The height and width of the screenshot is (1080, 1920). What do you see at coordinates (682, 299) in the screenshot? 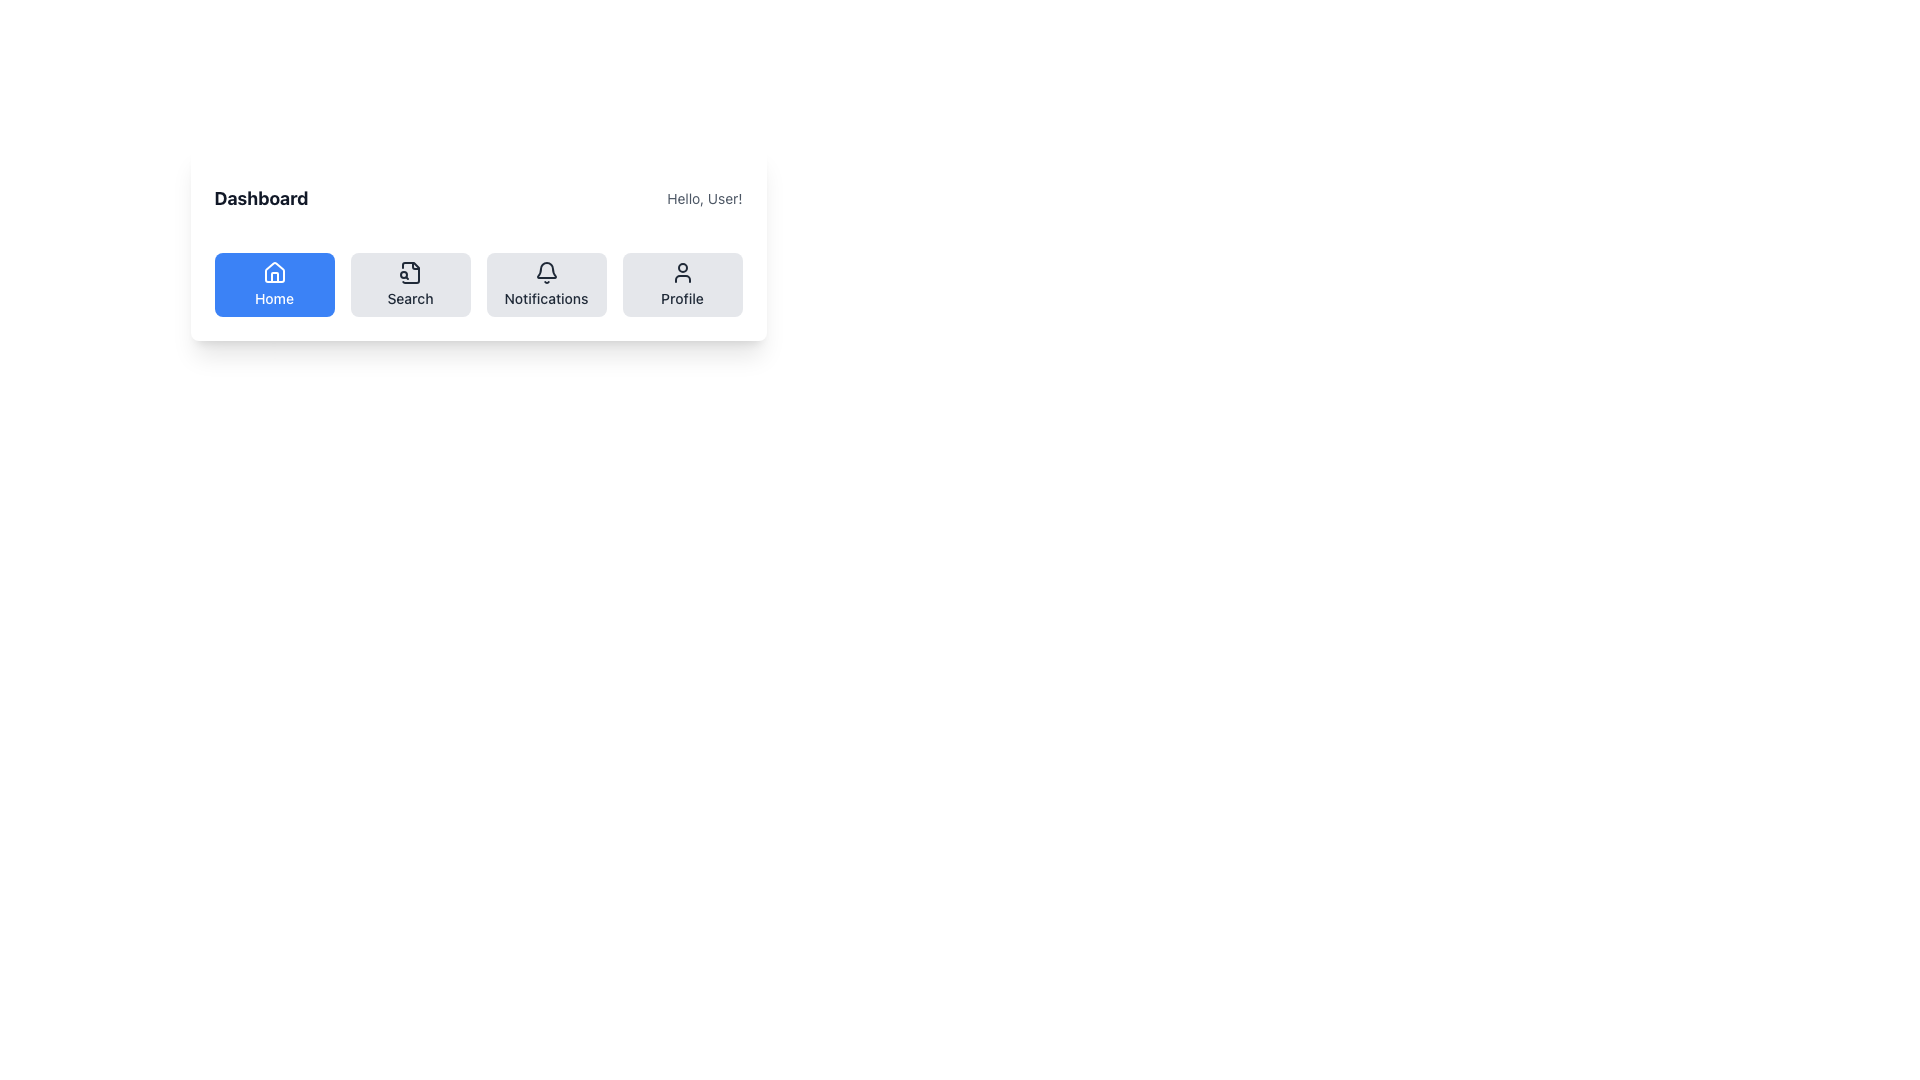
I see `text label 'Profile', which is styled in a small, medium-bold font and is located below a user icon in the clickable 'Profile' button, positioned at the bottom center of a rectangular section with rounded corners` at bounding box center [682, 299].